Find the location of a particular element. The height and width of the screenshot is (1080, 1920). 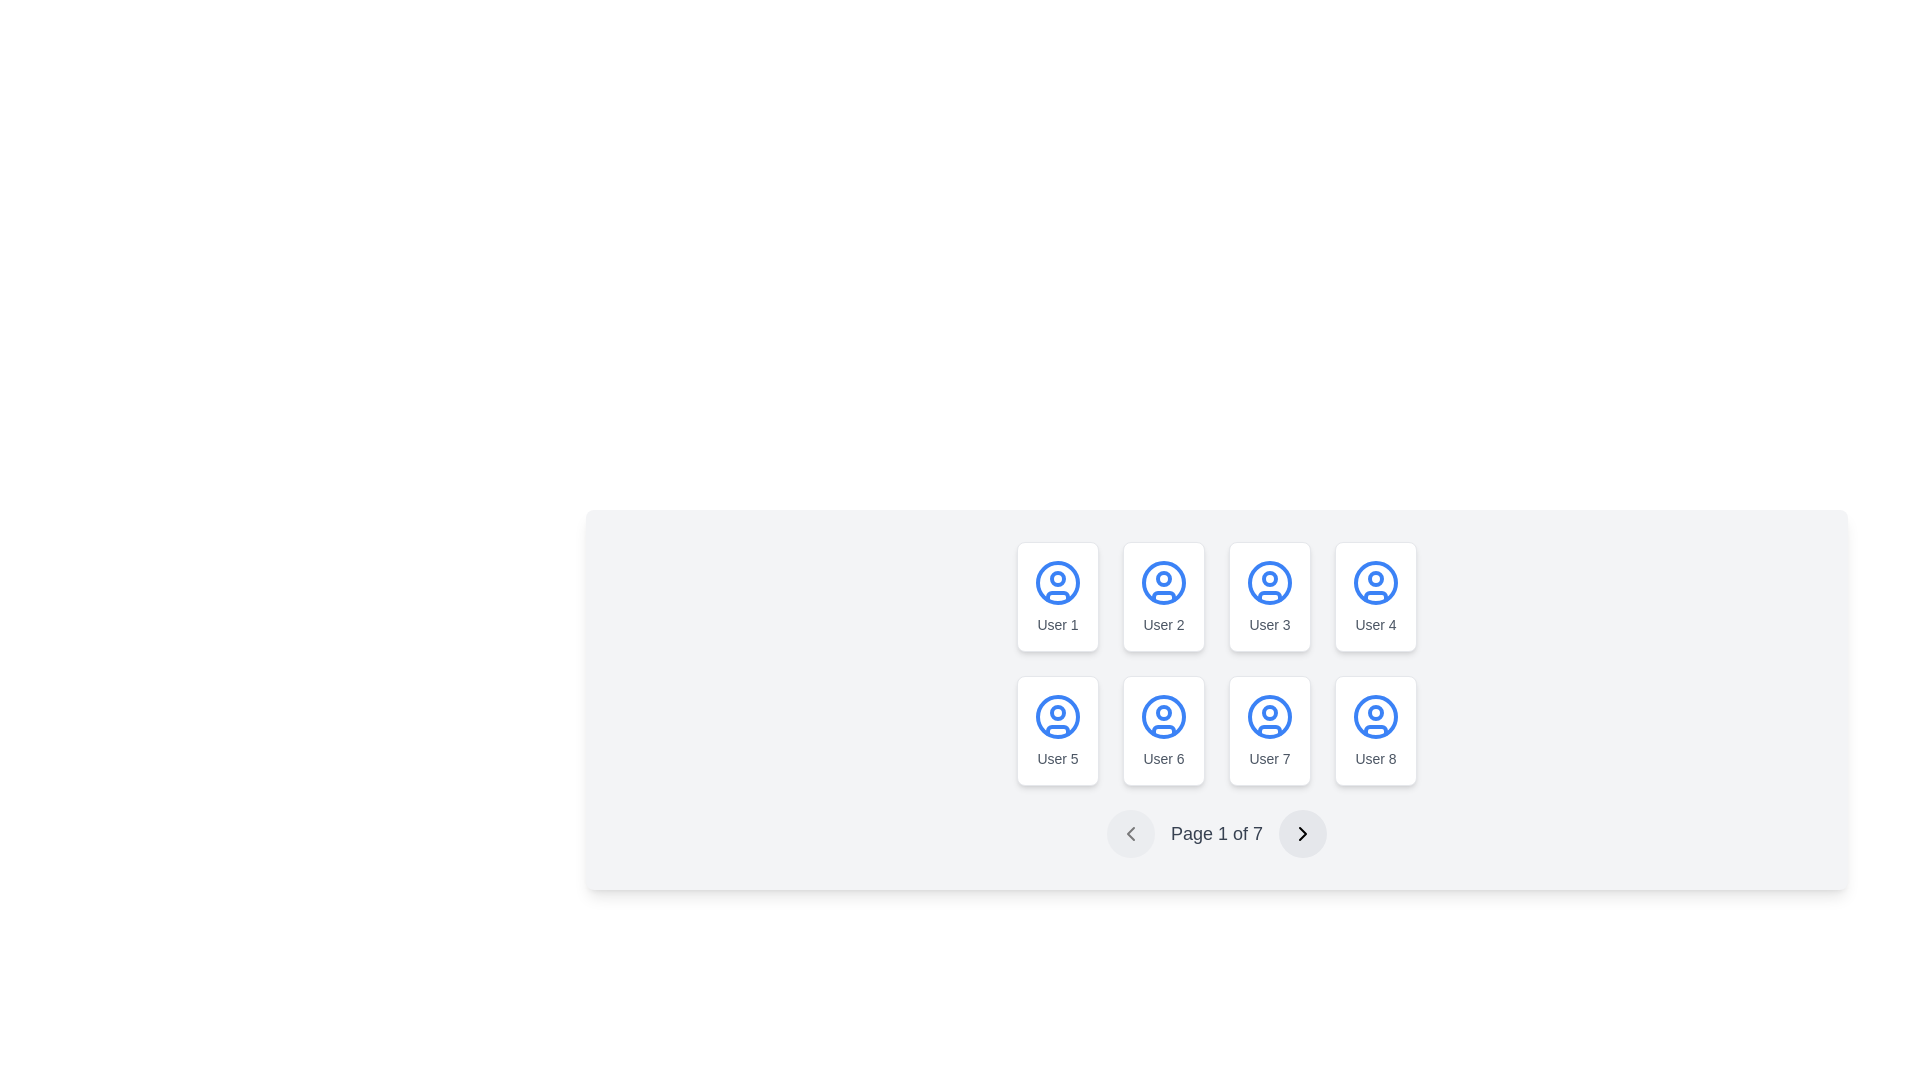

the text caption displaying 'Page 1 of 7' which is located in the bottom center of the interface, styled in gray and centered beneath a grid of user cards is located at coordinates (1216, 833).